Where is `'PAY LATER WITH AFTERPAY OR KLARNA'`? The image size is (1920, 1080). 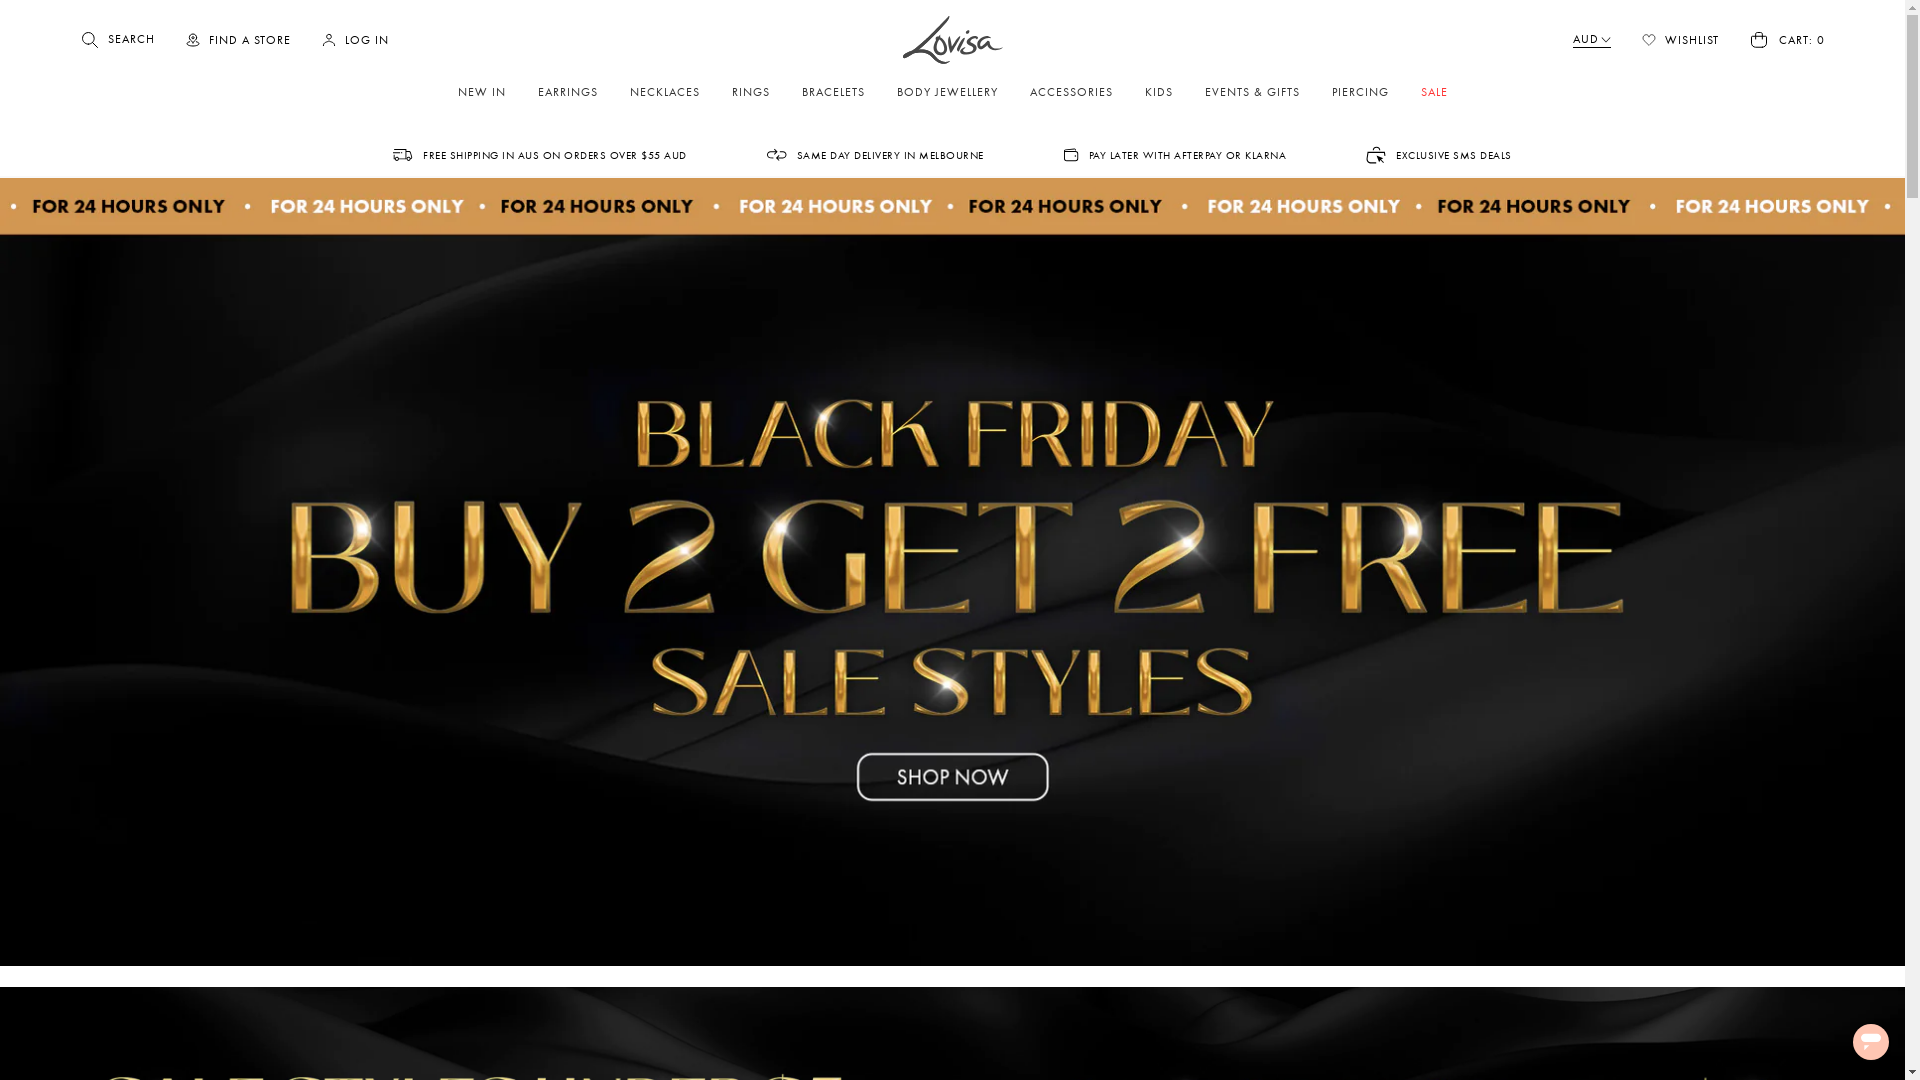
'PAY LATER WITH AFTERPAY OR KLARNA' is located at coordinates (1063, 153).